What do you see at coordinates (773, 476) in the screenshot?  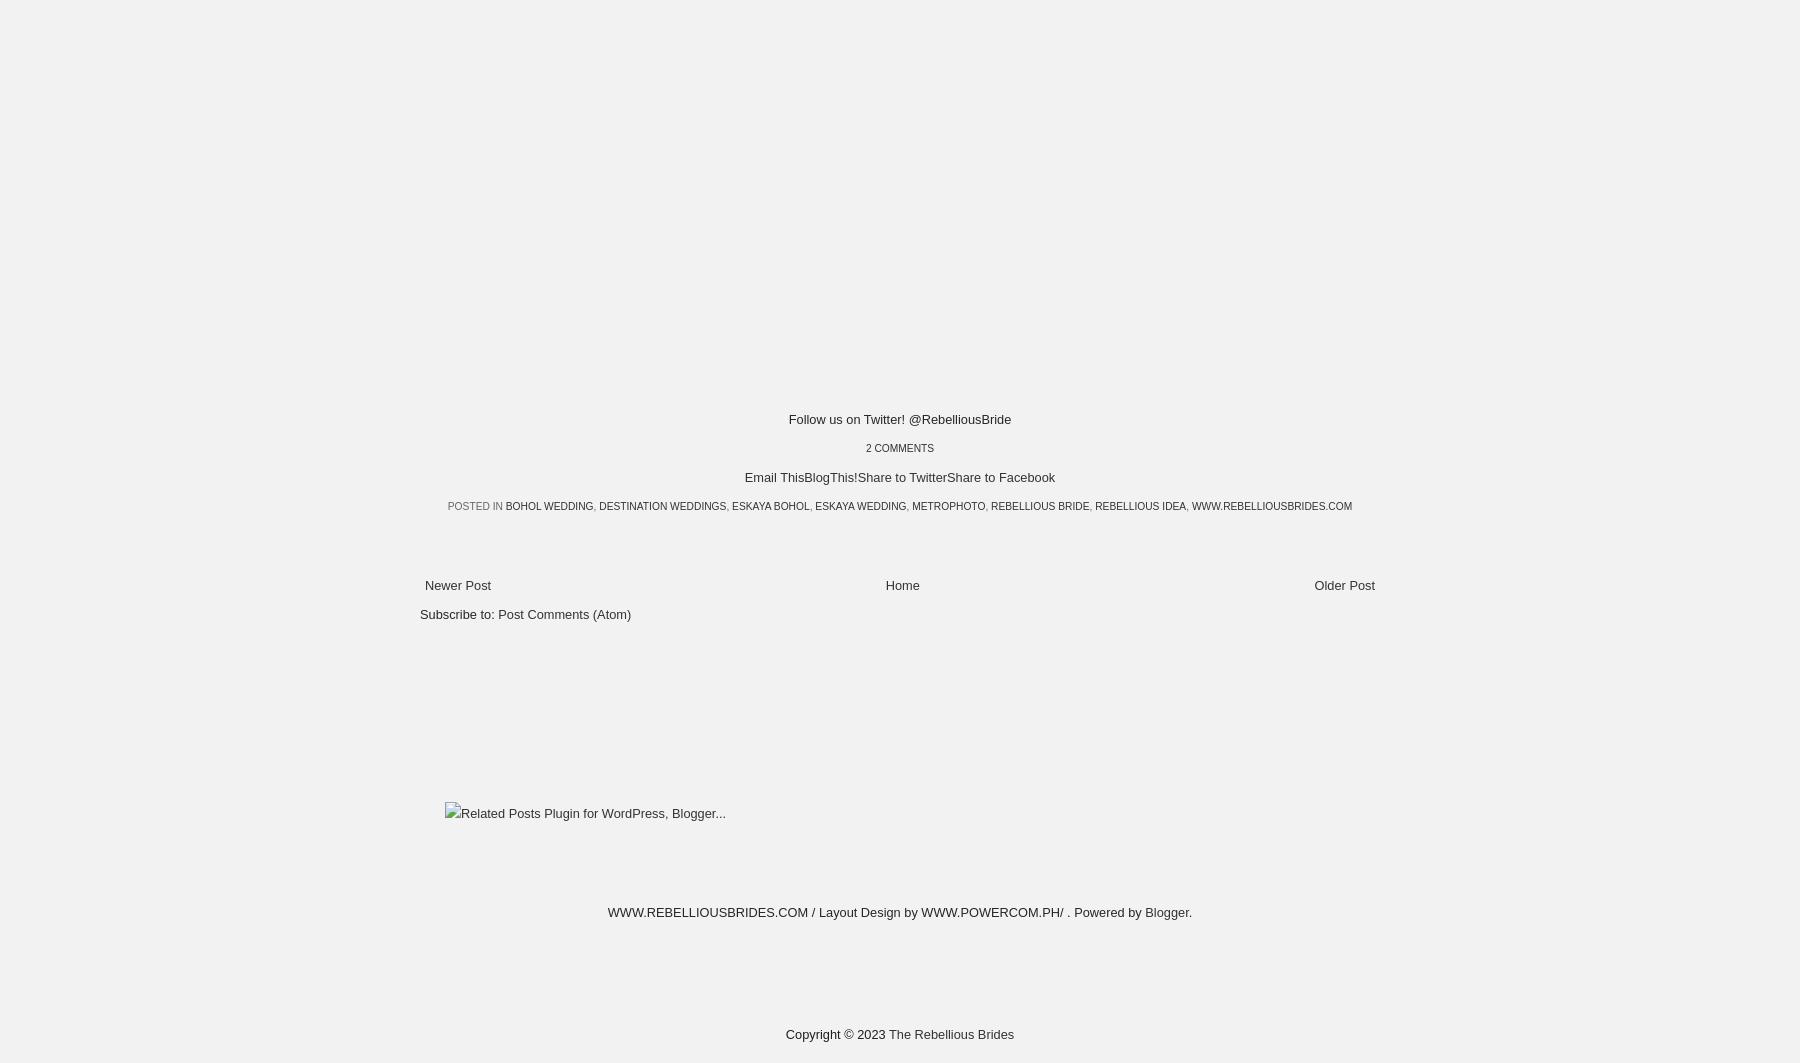 I see `'Email This'` at bounding box center [773, 476].